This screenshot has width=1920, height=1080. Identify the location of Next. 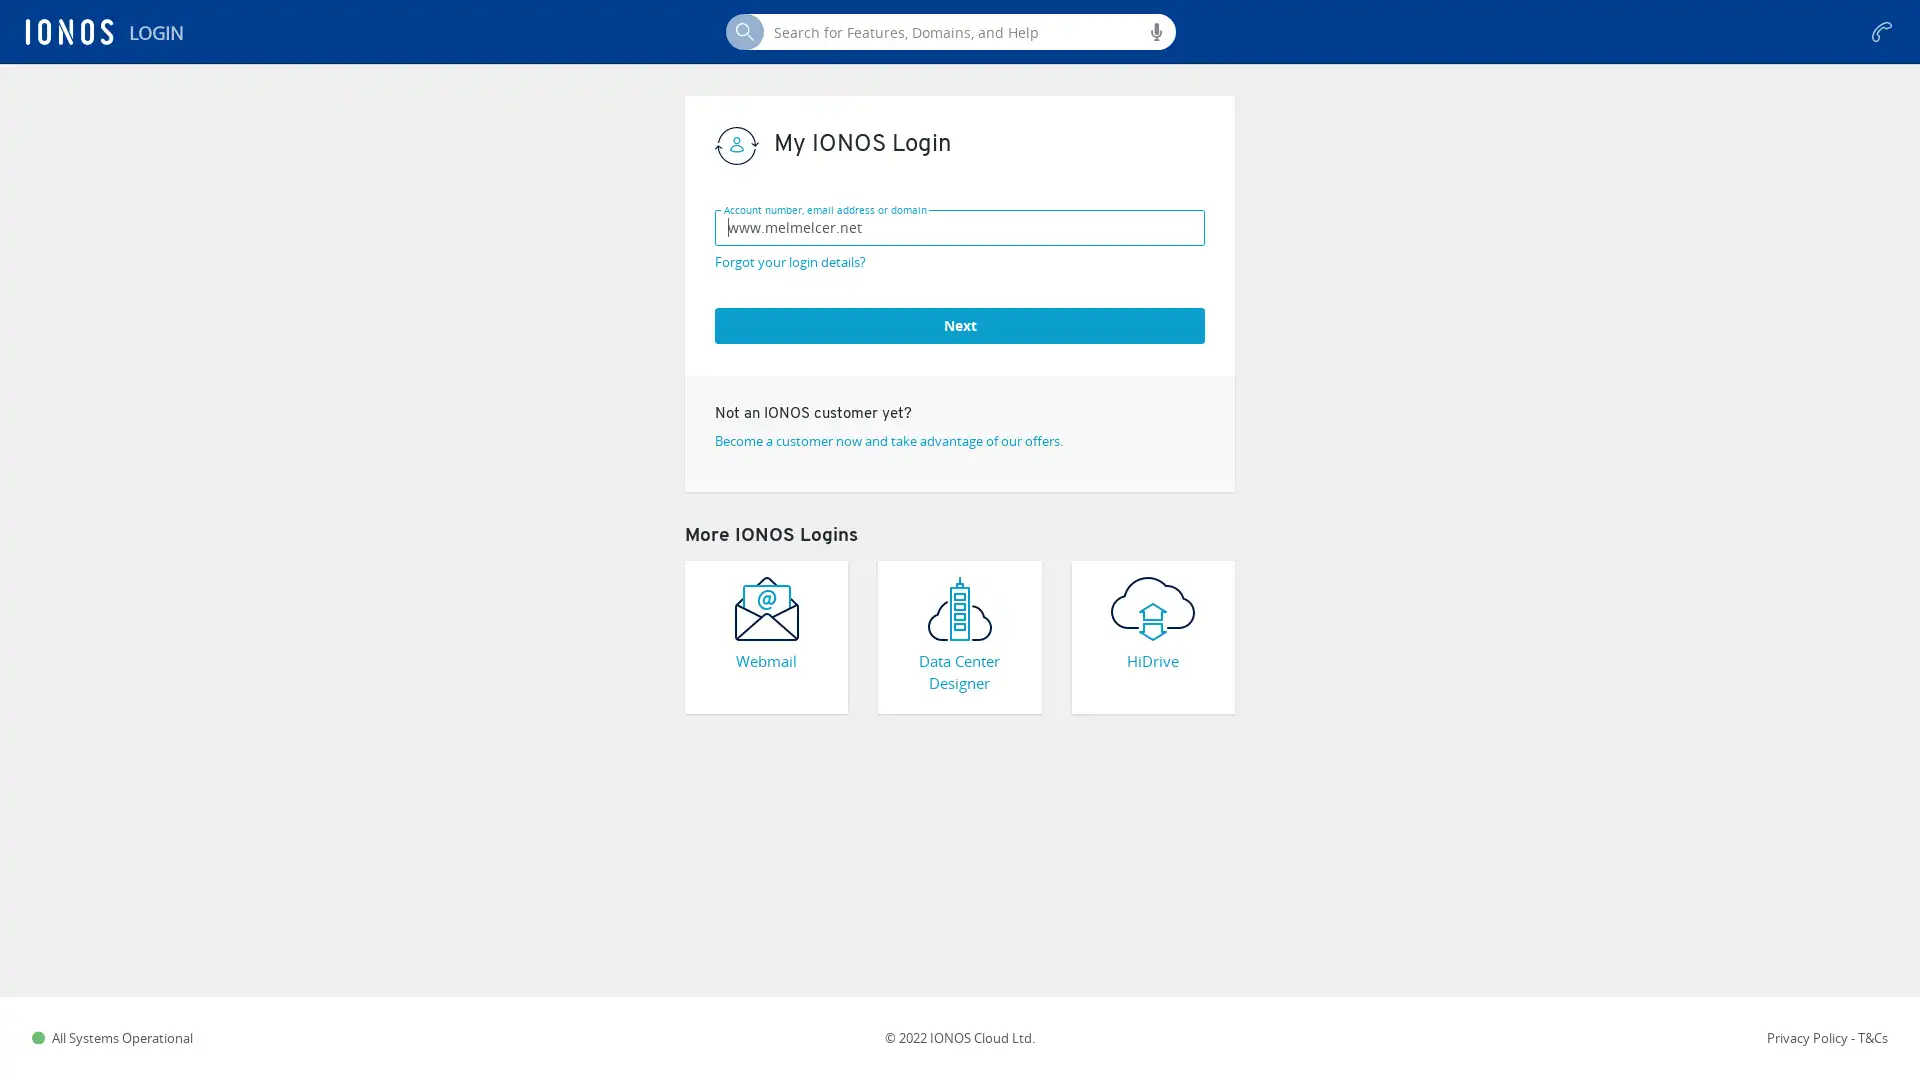
(960, 323).